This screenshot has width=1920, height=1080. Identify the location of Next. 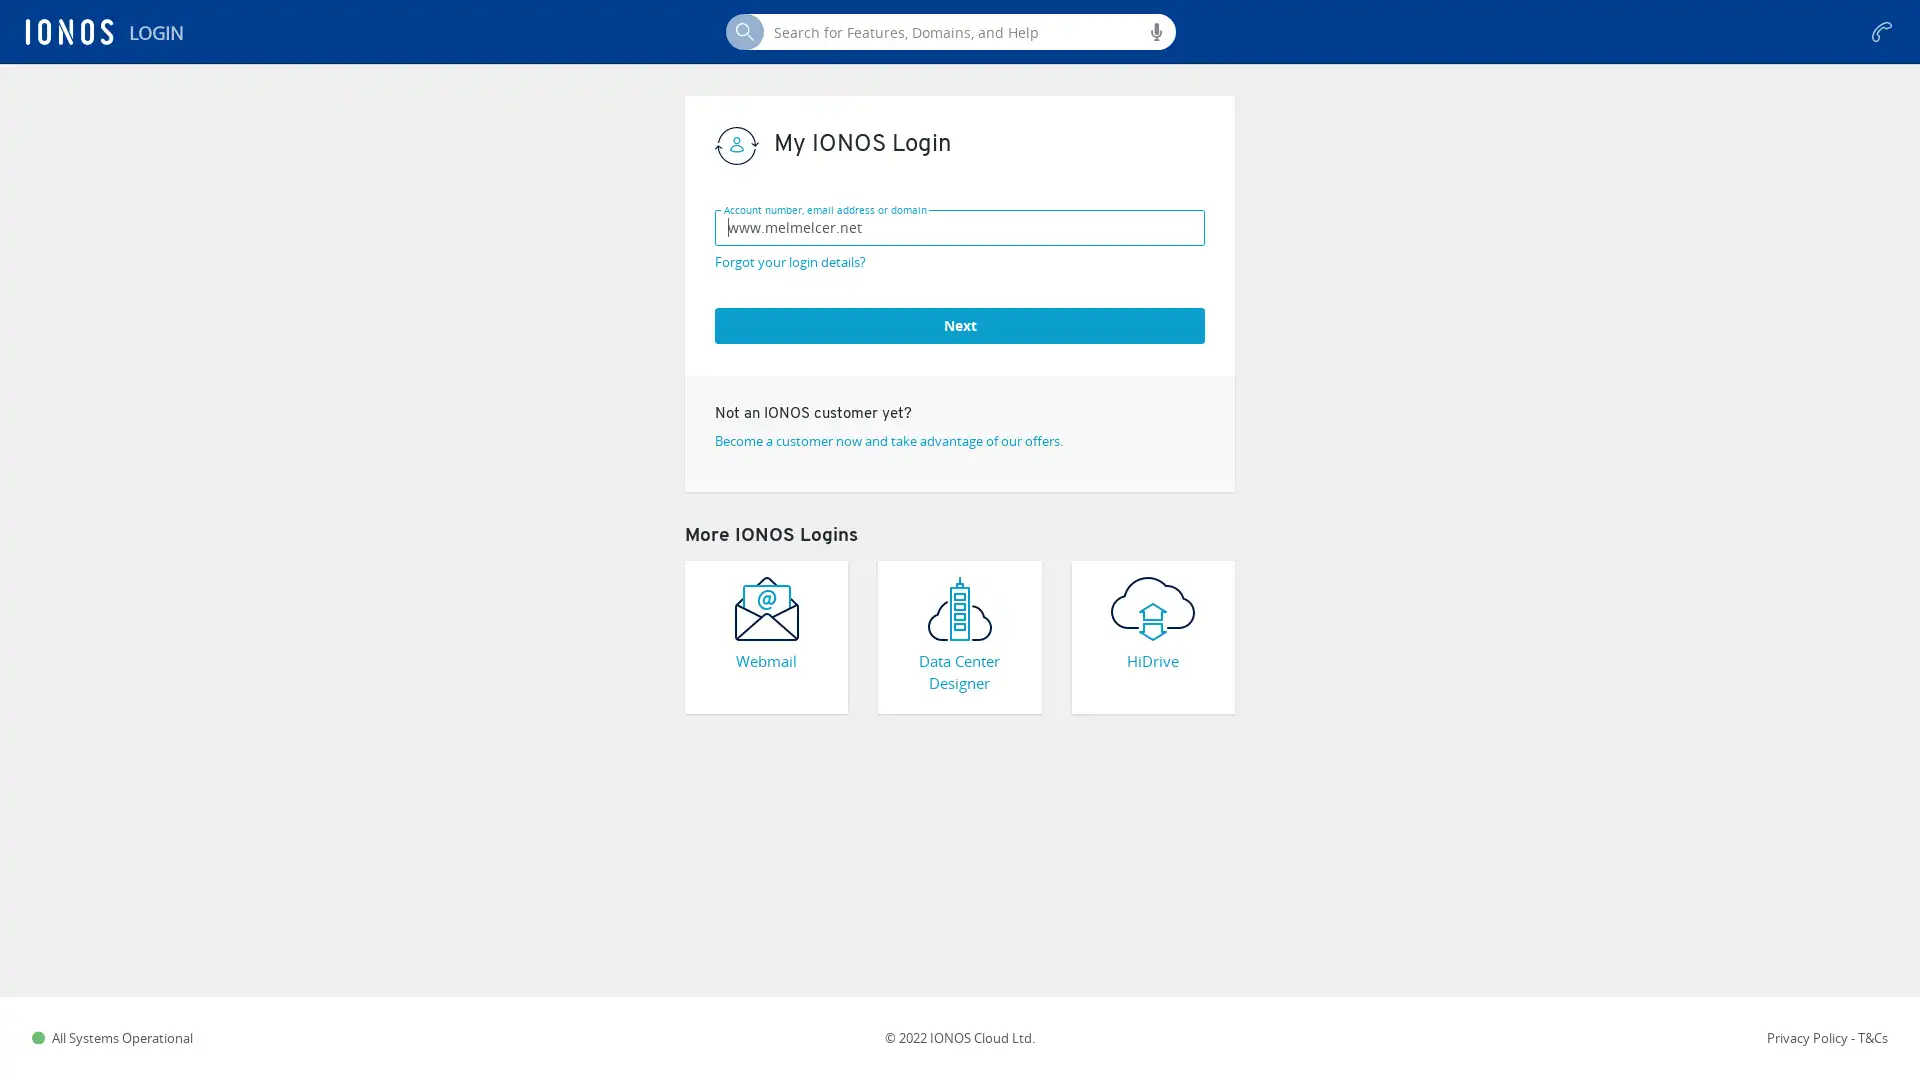
(960, 323).